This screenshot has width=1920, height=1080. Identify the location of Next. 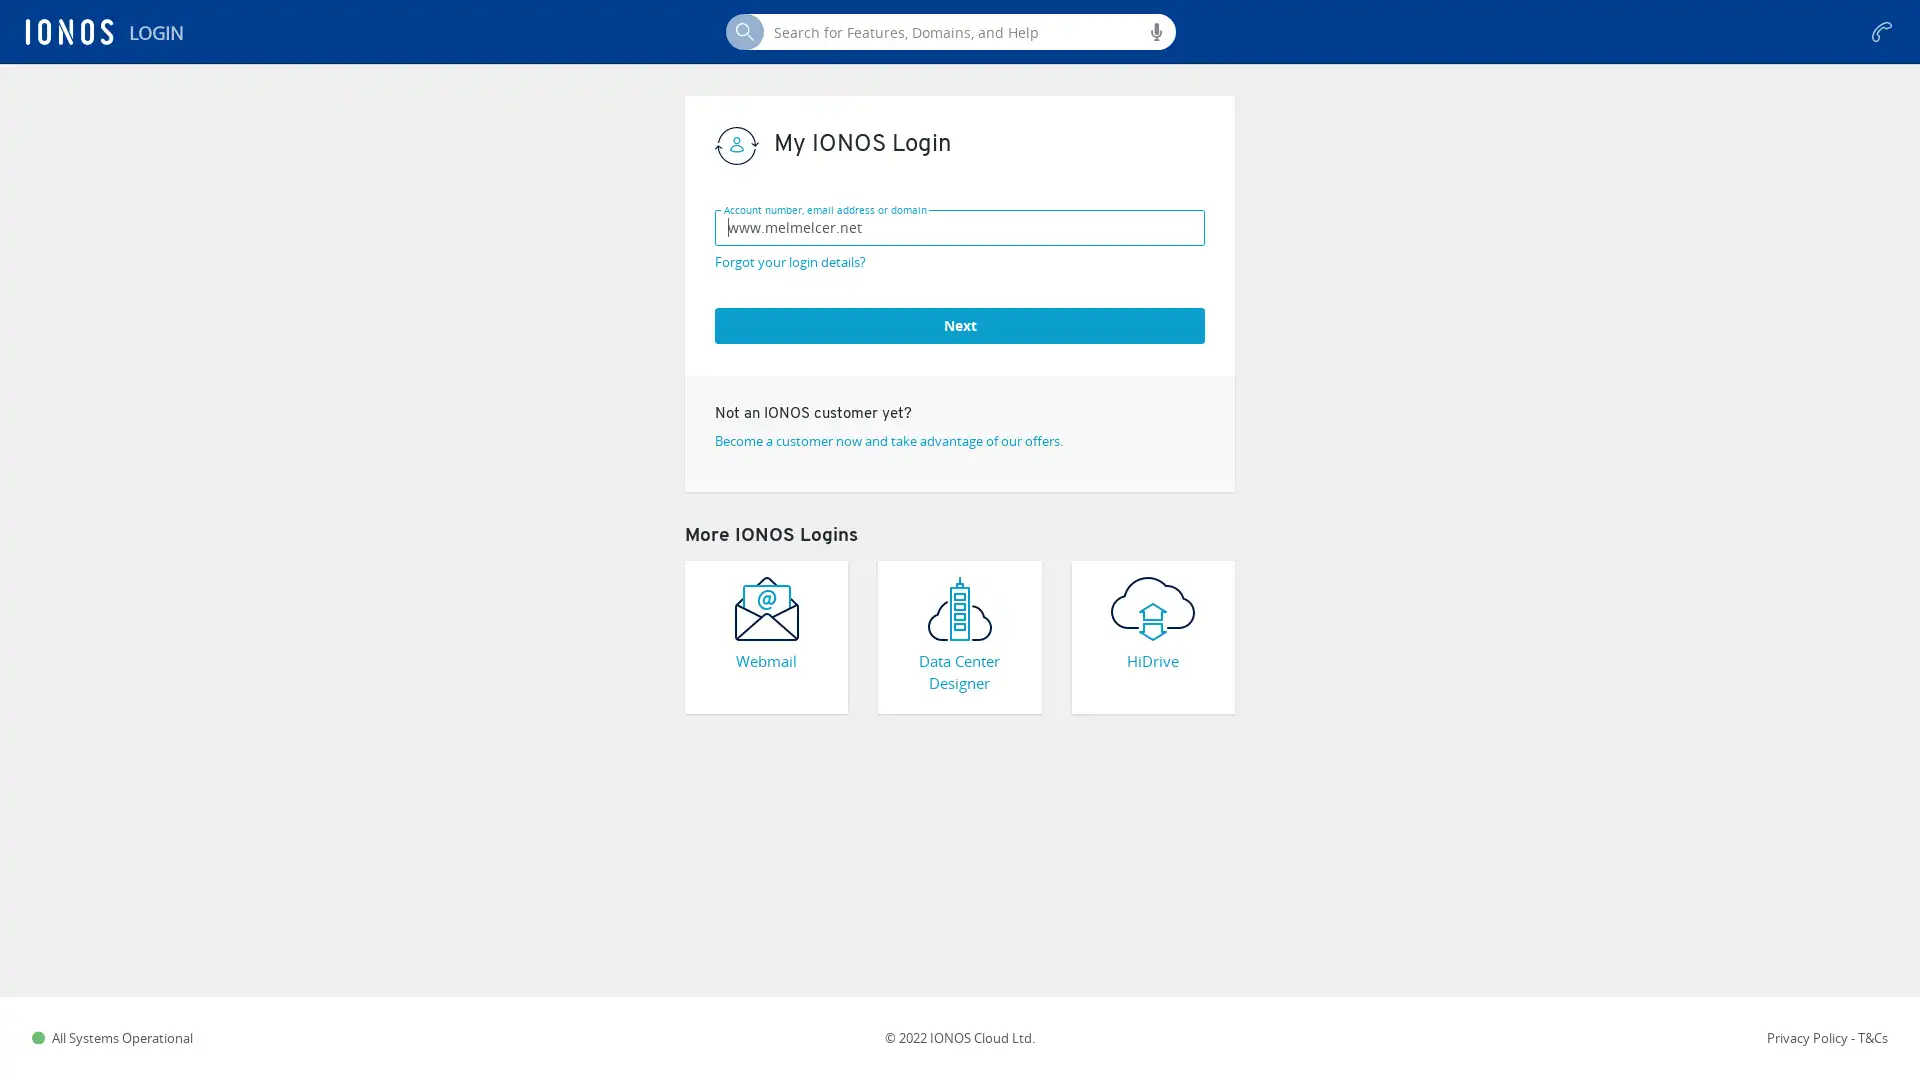
(960, 323).